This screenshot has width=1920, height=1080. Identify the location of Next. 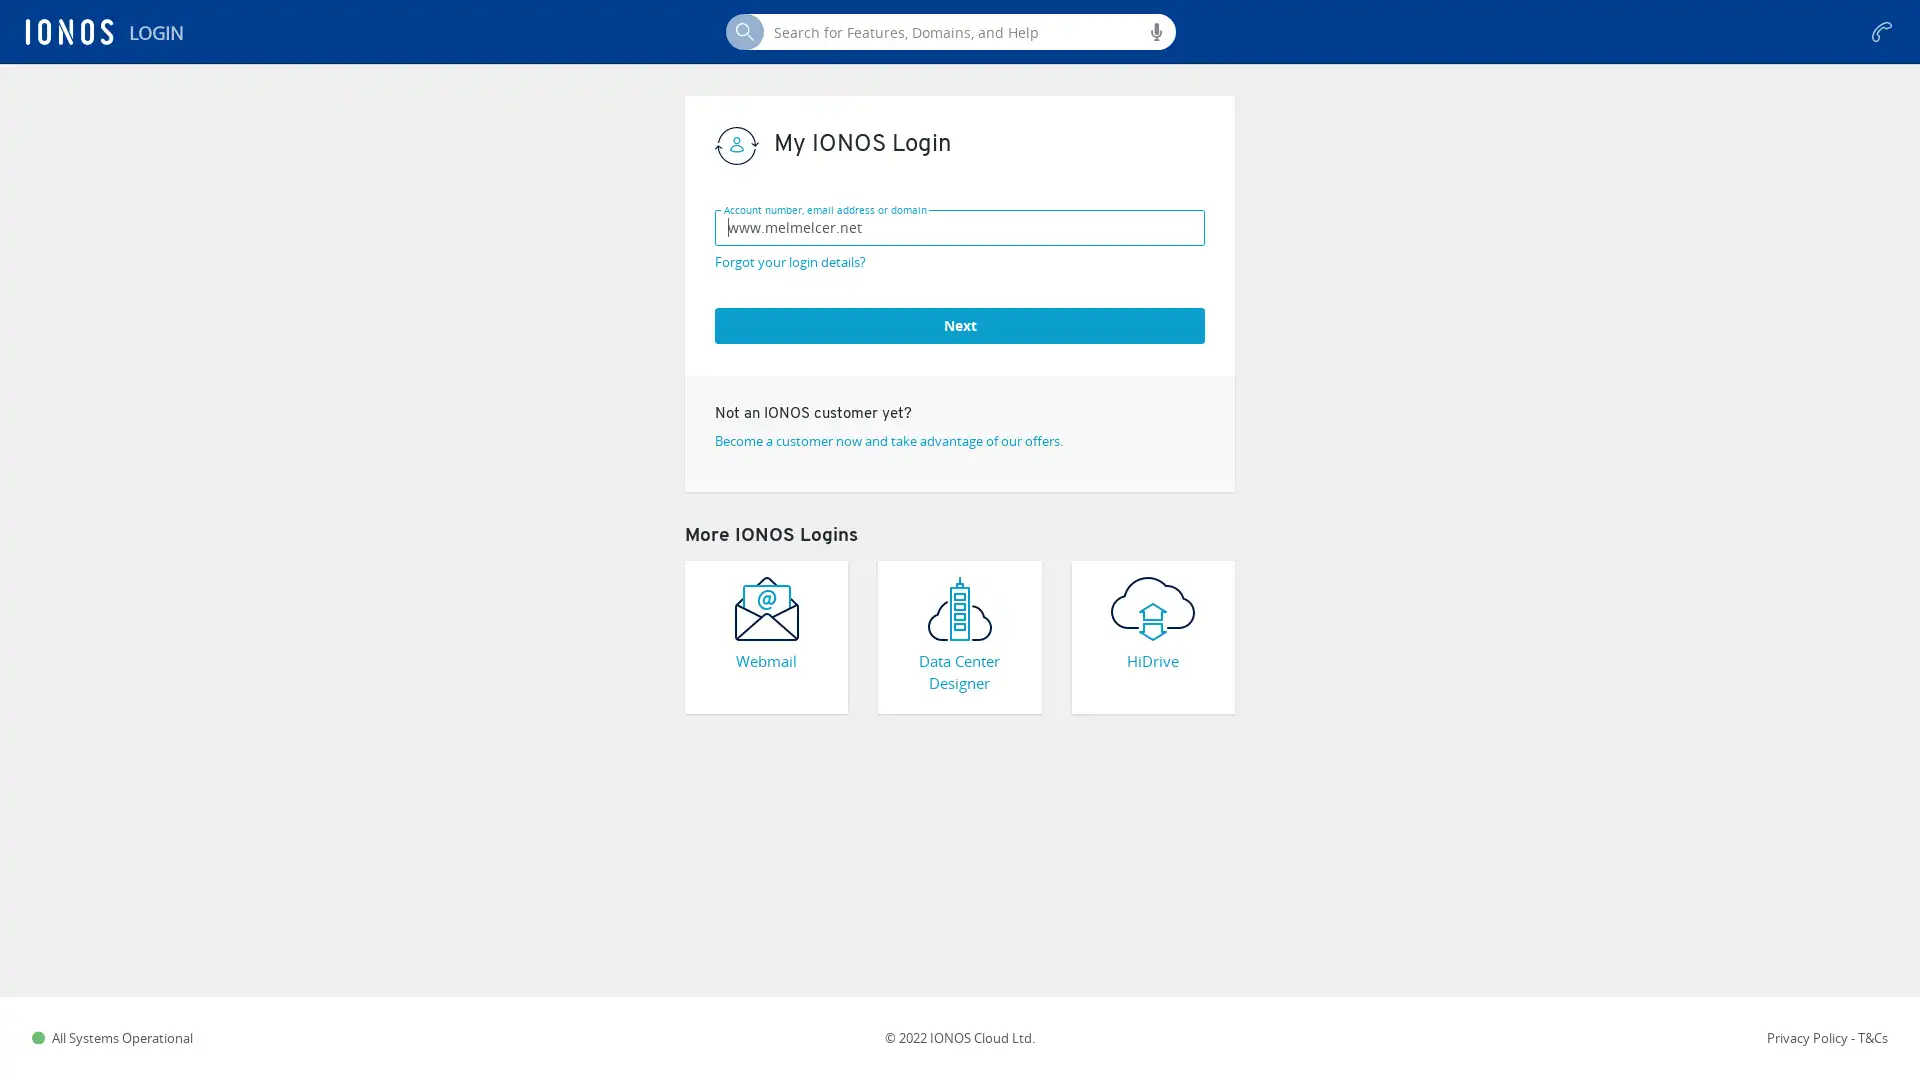
(960, 323).